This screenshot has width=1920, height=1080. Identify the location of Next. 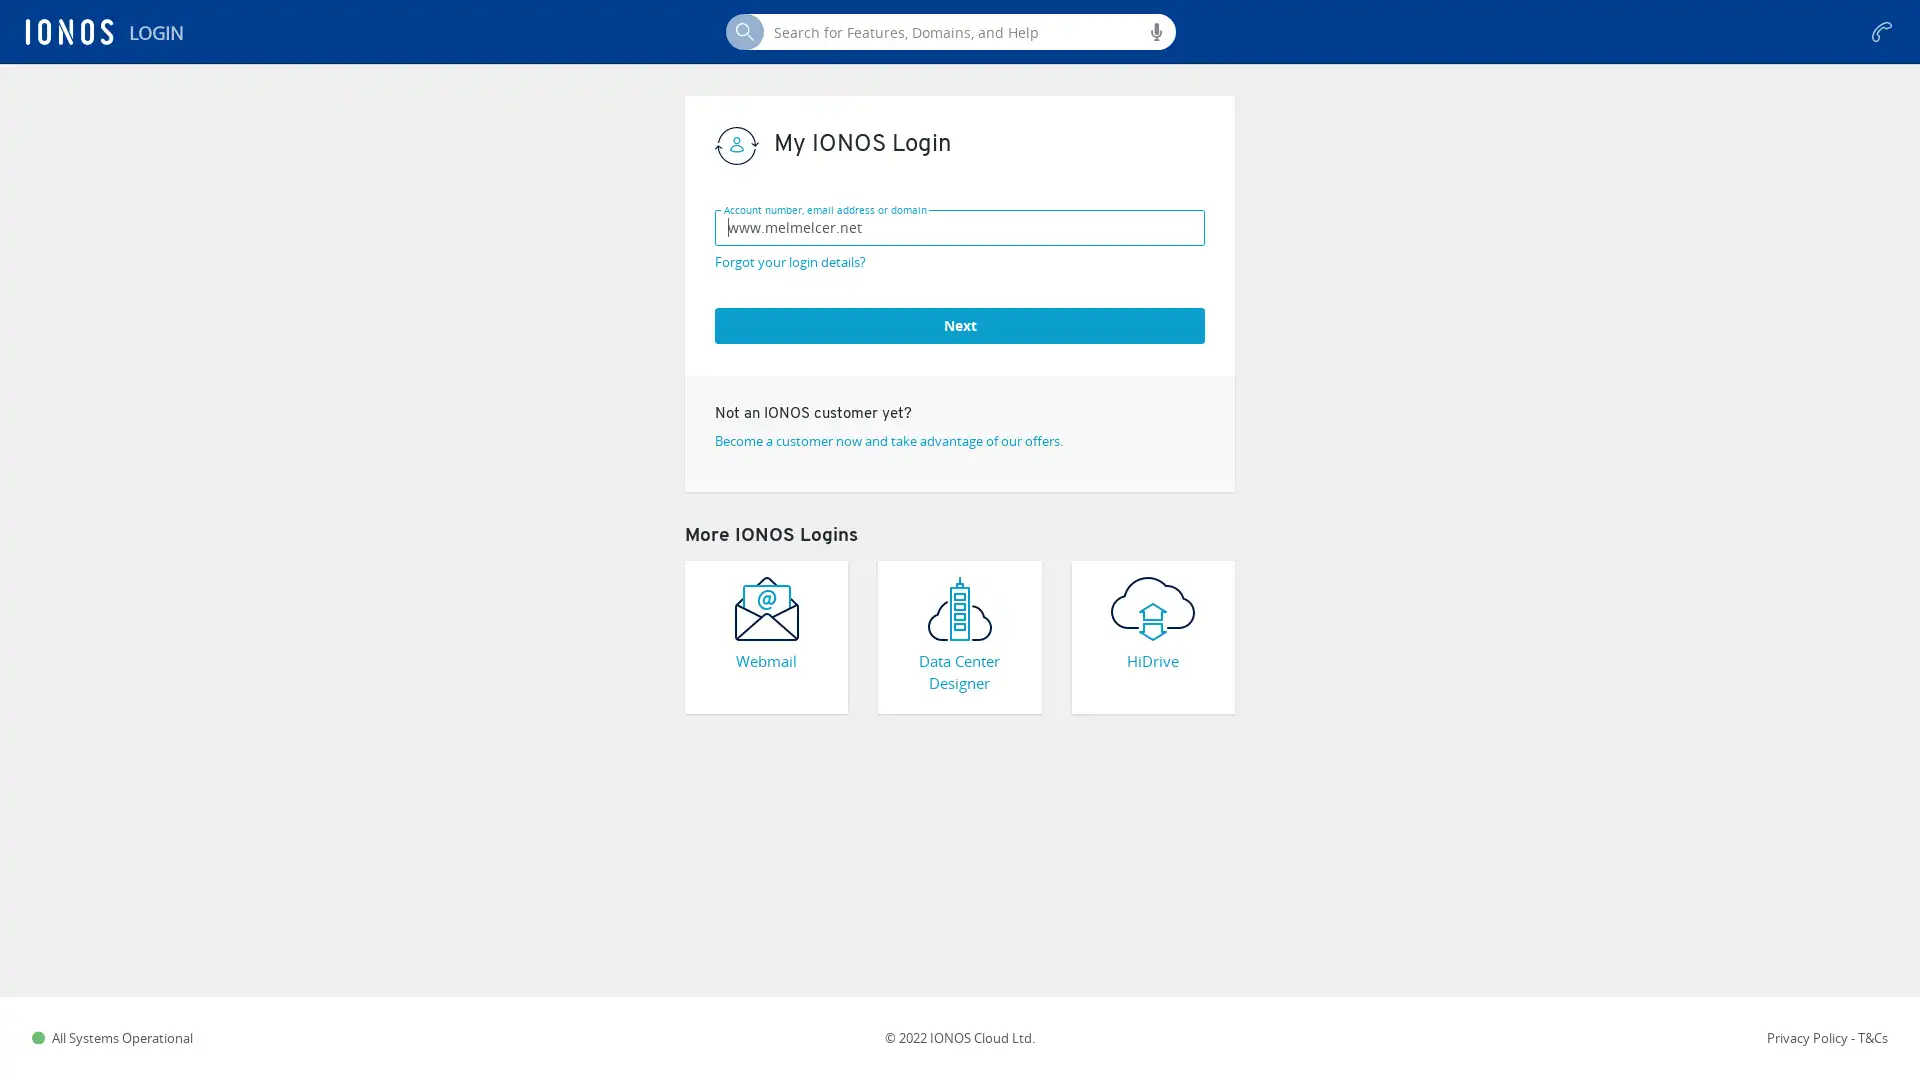
(960, 323).